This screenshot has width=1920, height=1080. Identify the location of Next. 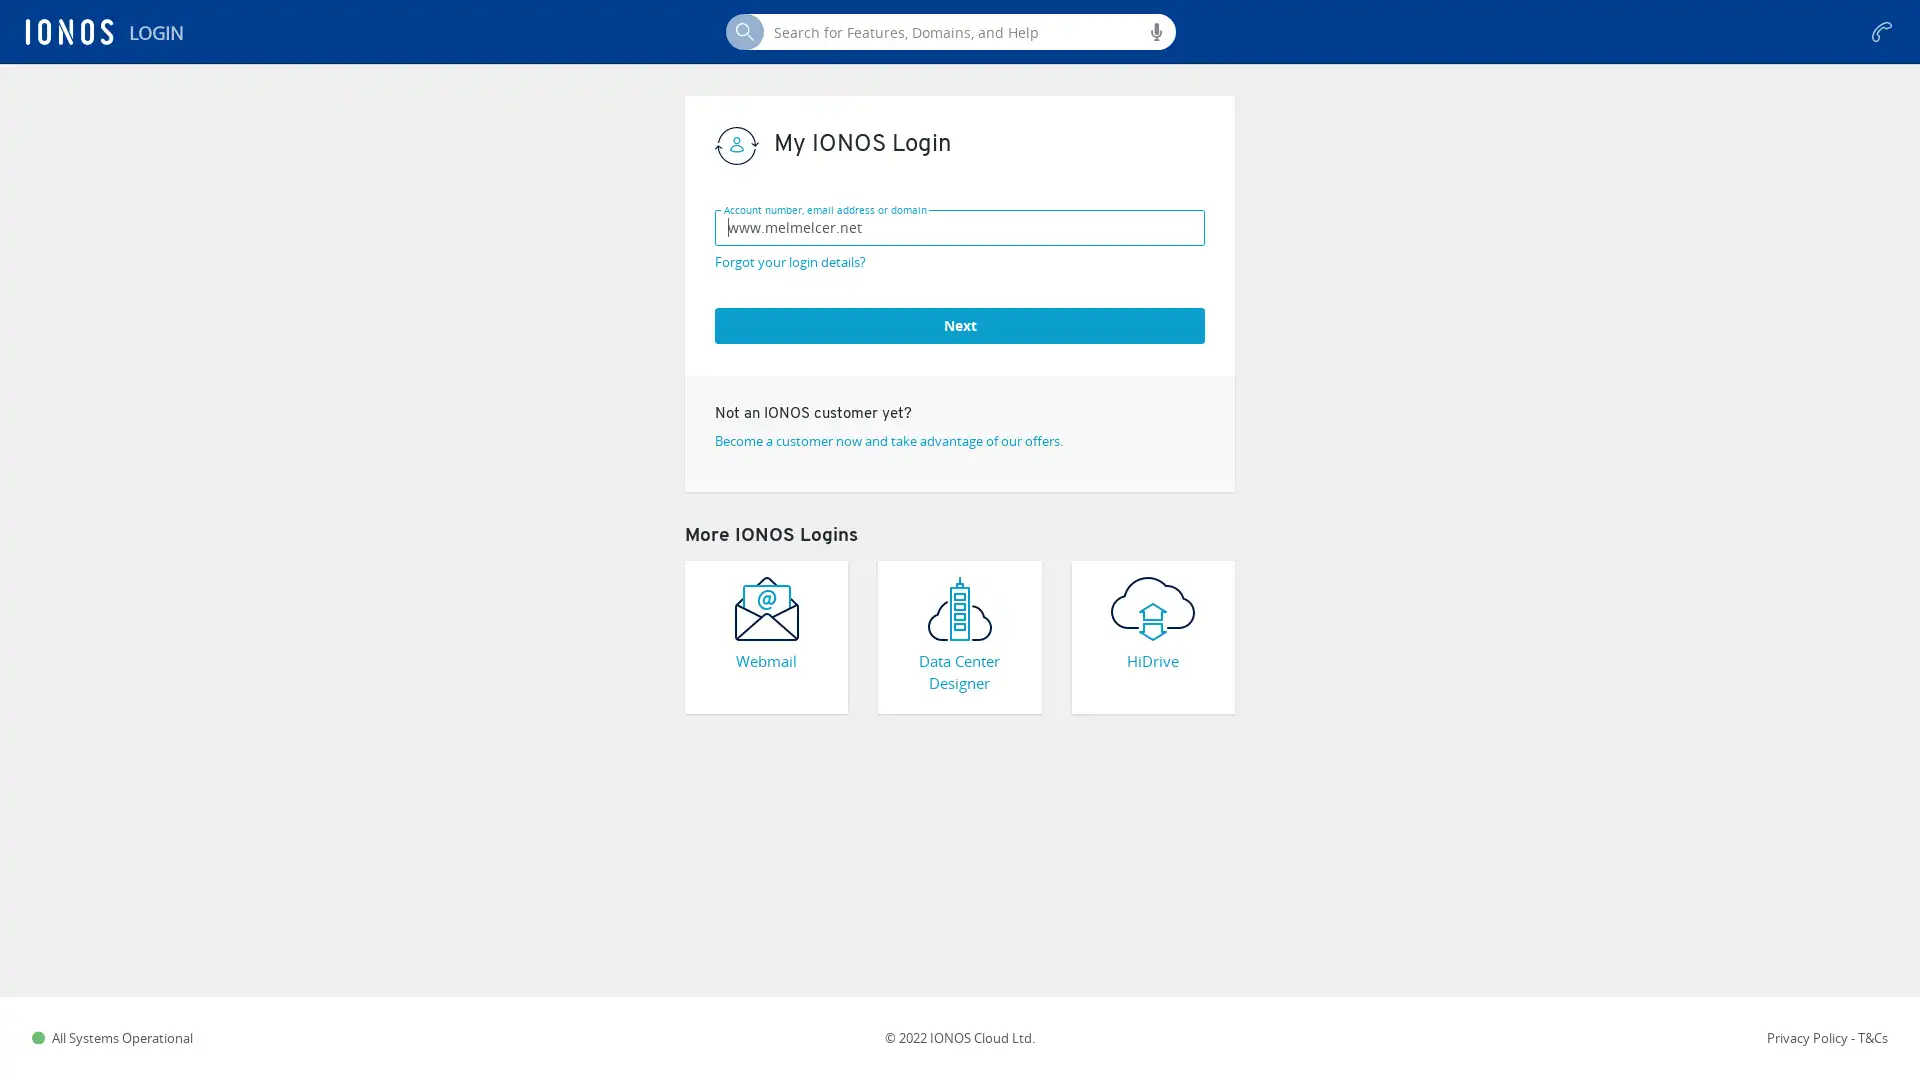
(960, 323).